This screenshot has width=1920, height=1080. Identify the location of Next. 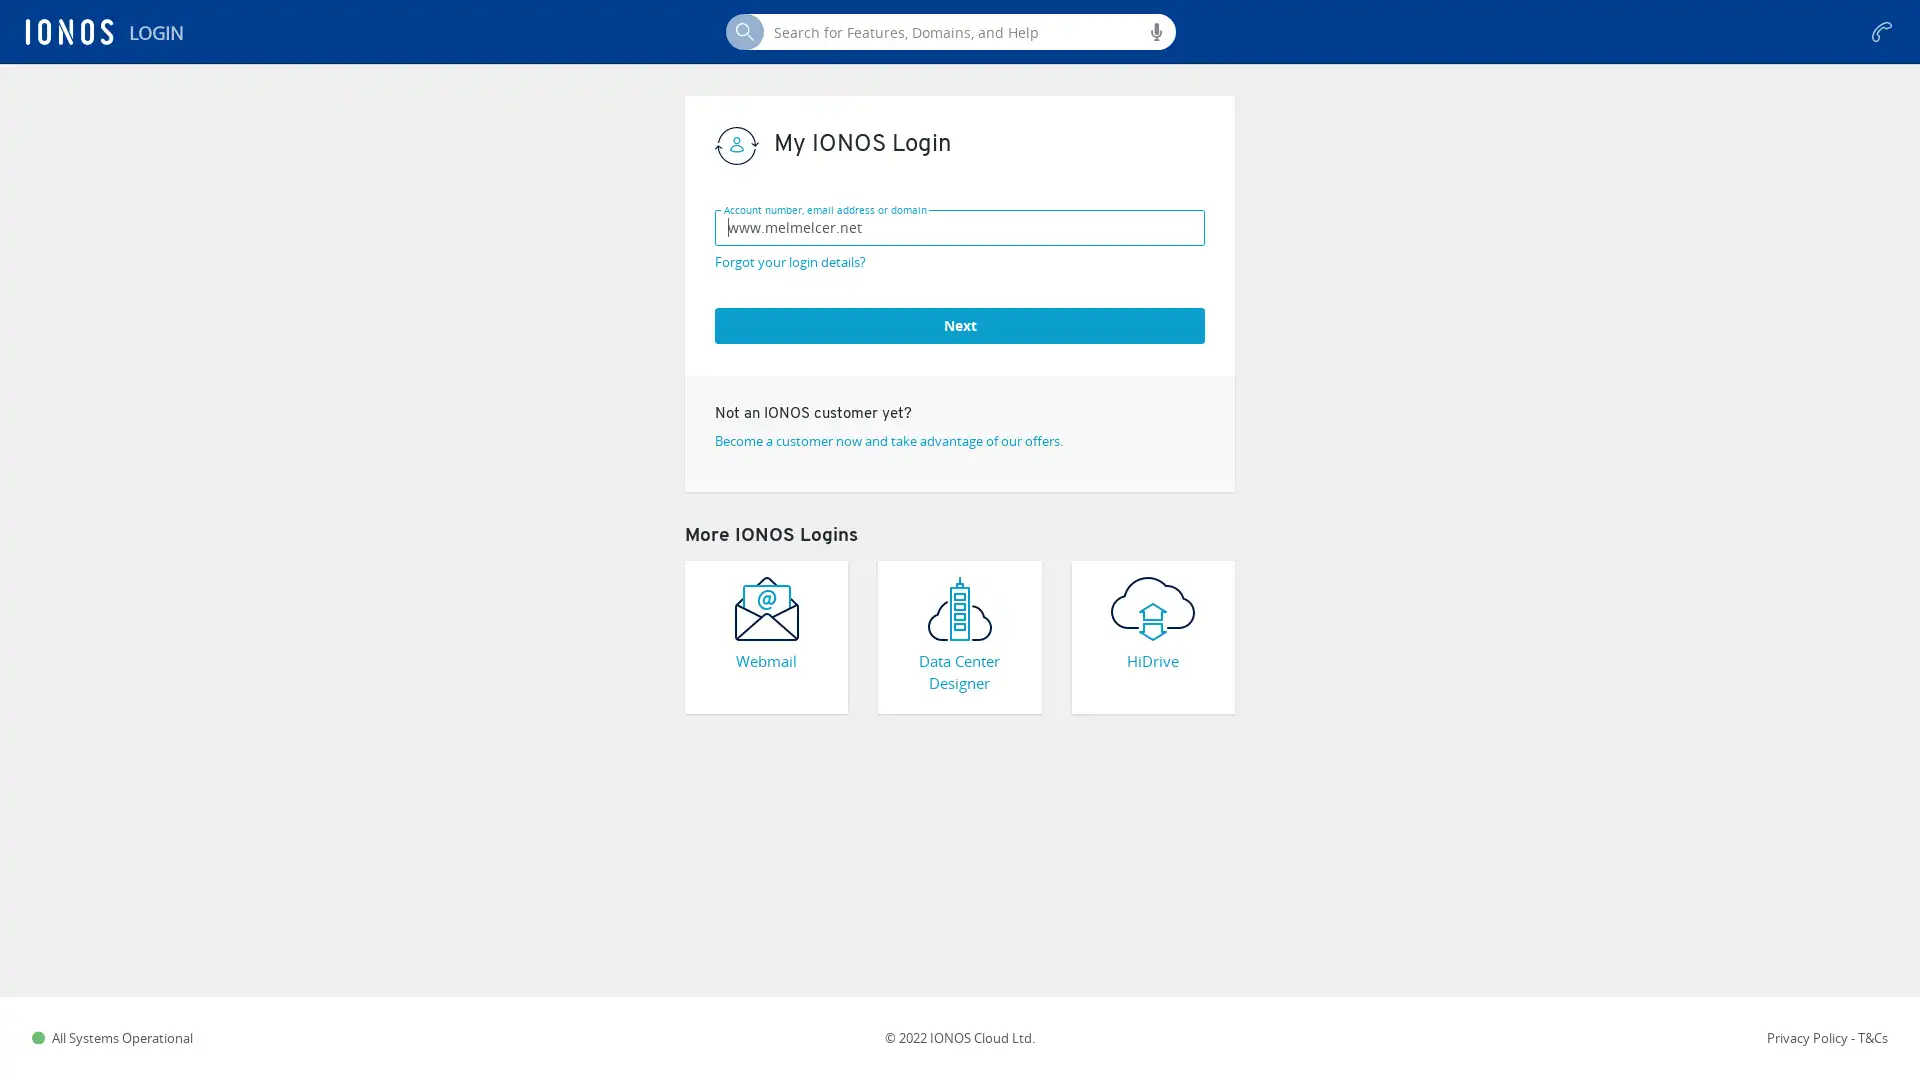
(960, 323).